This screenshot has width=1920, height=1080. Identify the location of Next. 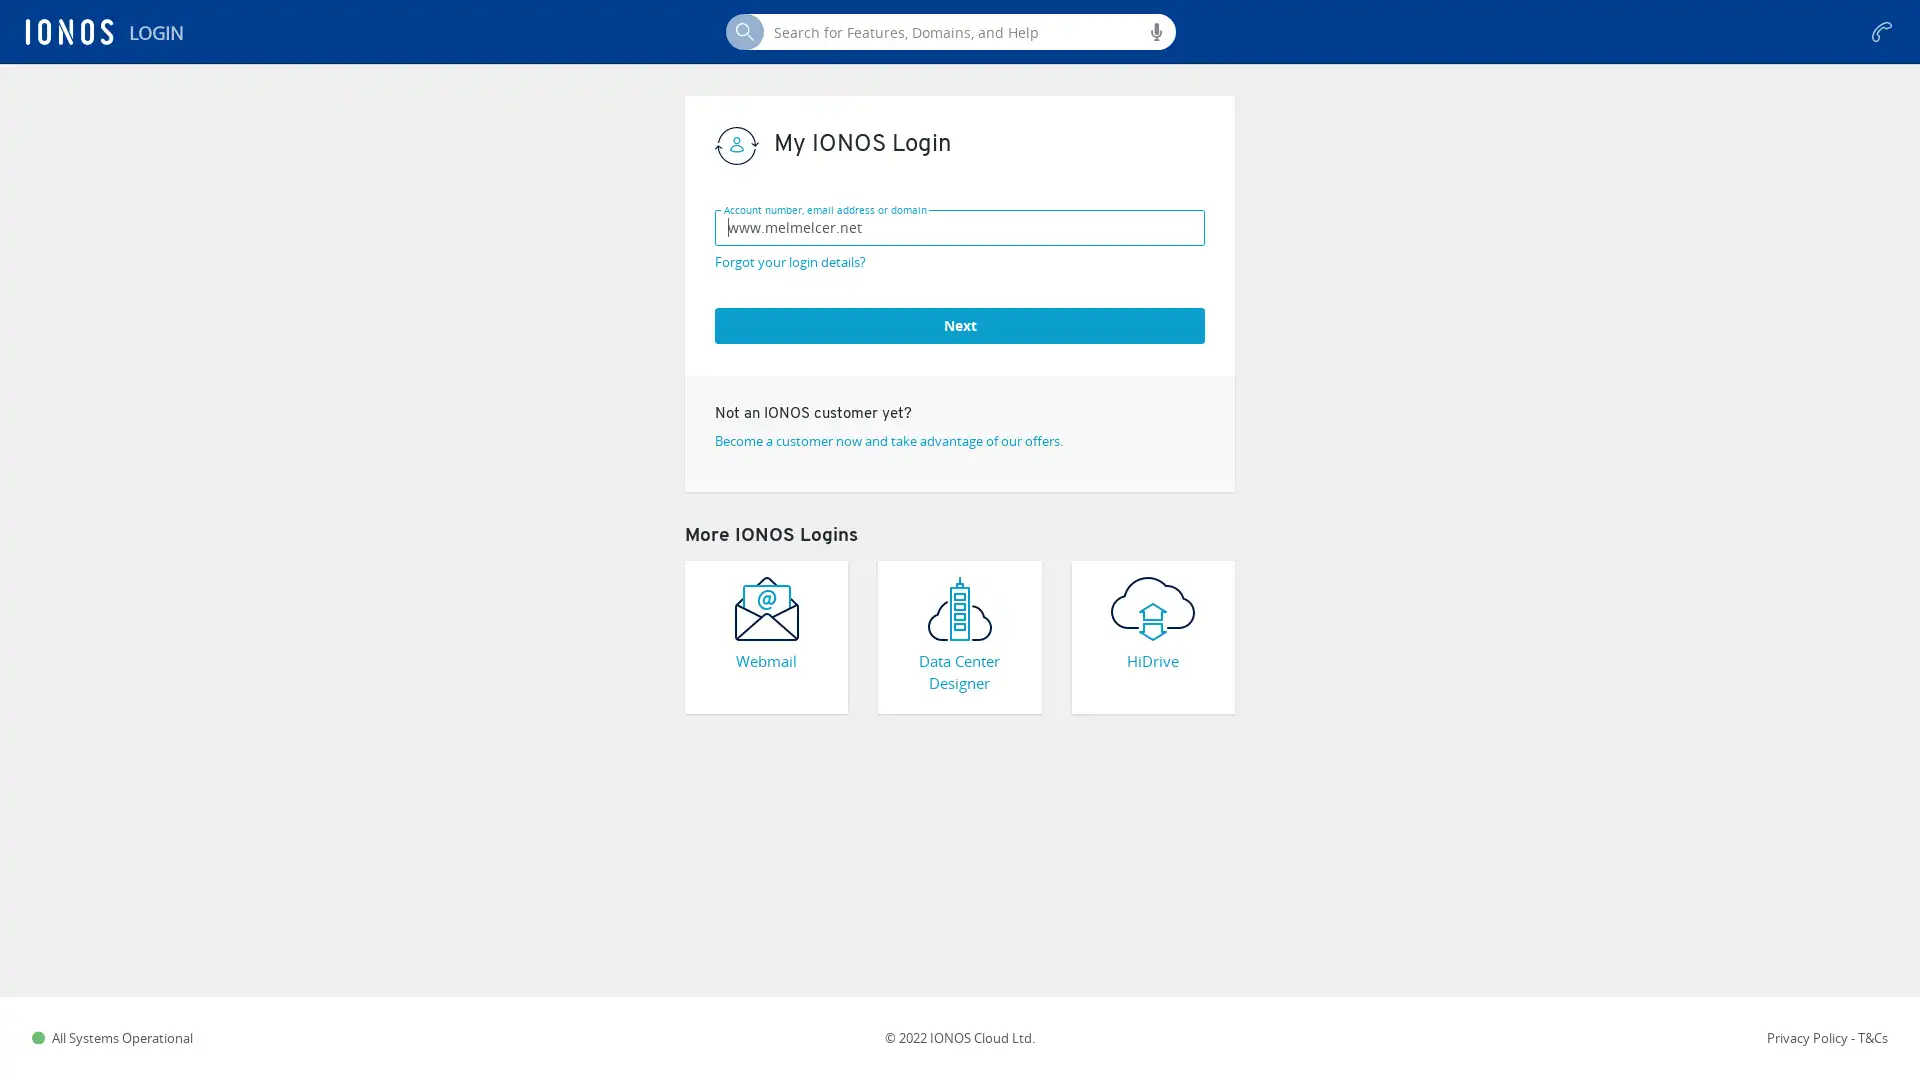
(960, 323).